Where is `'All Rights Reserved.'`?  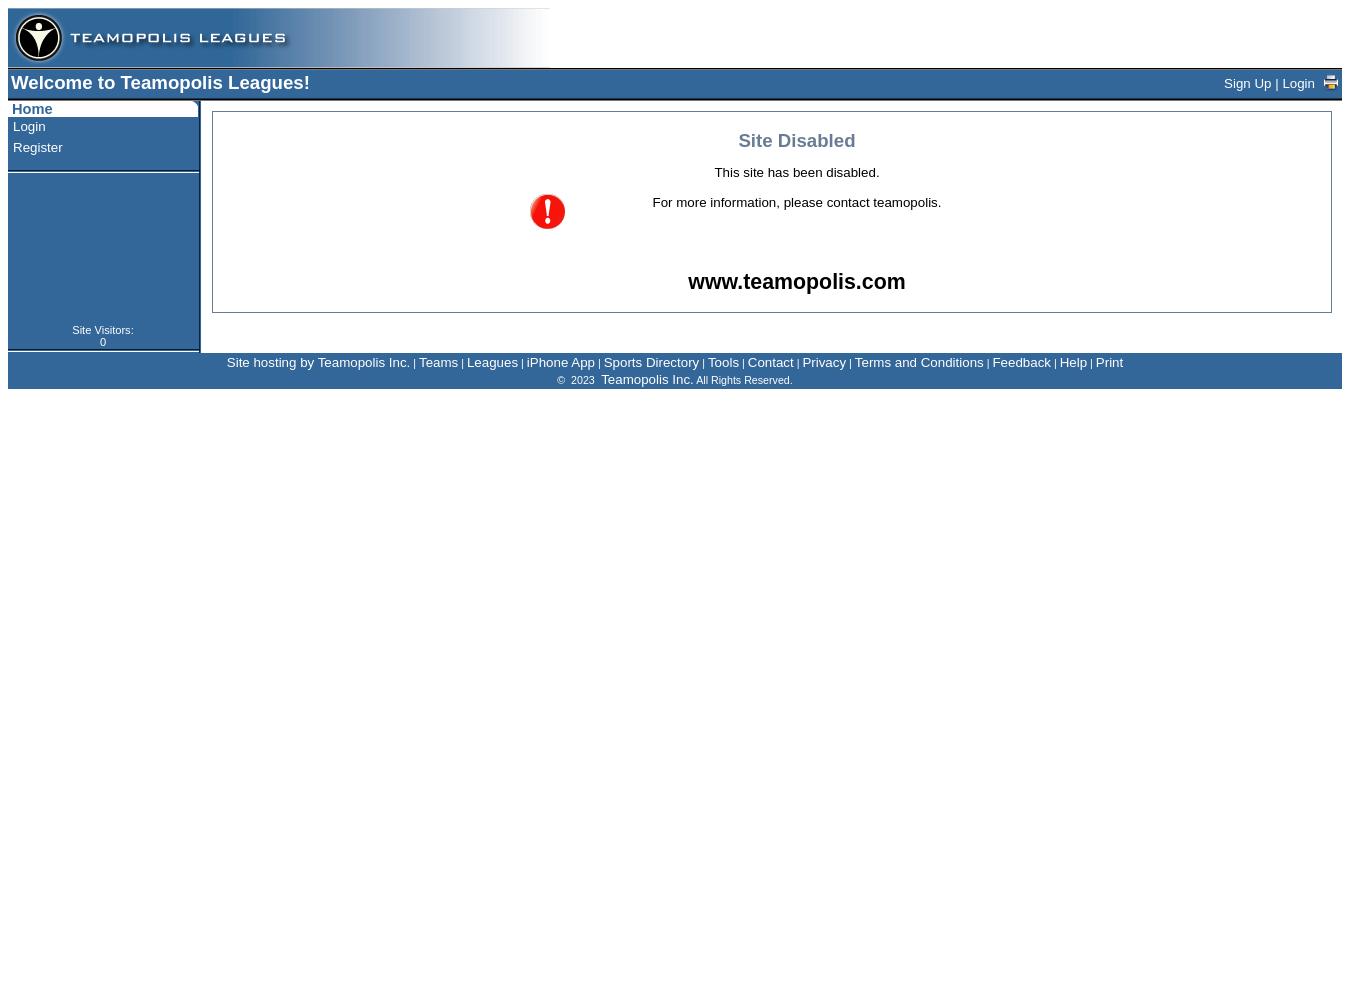 'All Rights Reserved.' is located at coordinates (741, 380).